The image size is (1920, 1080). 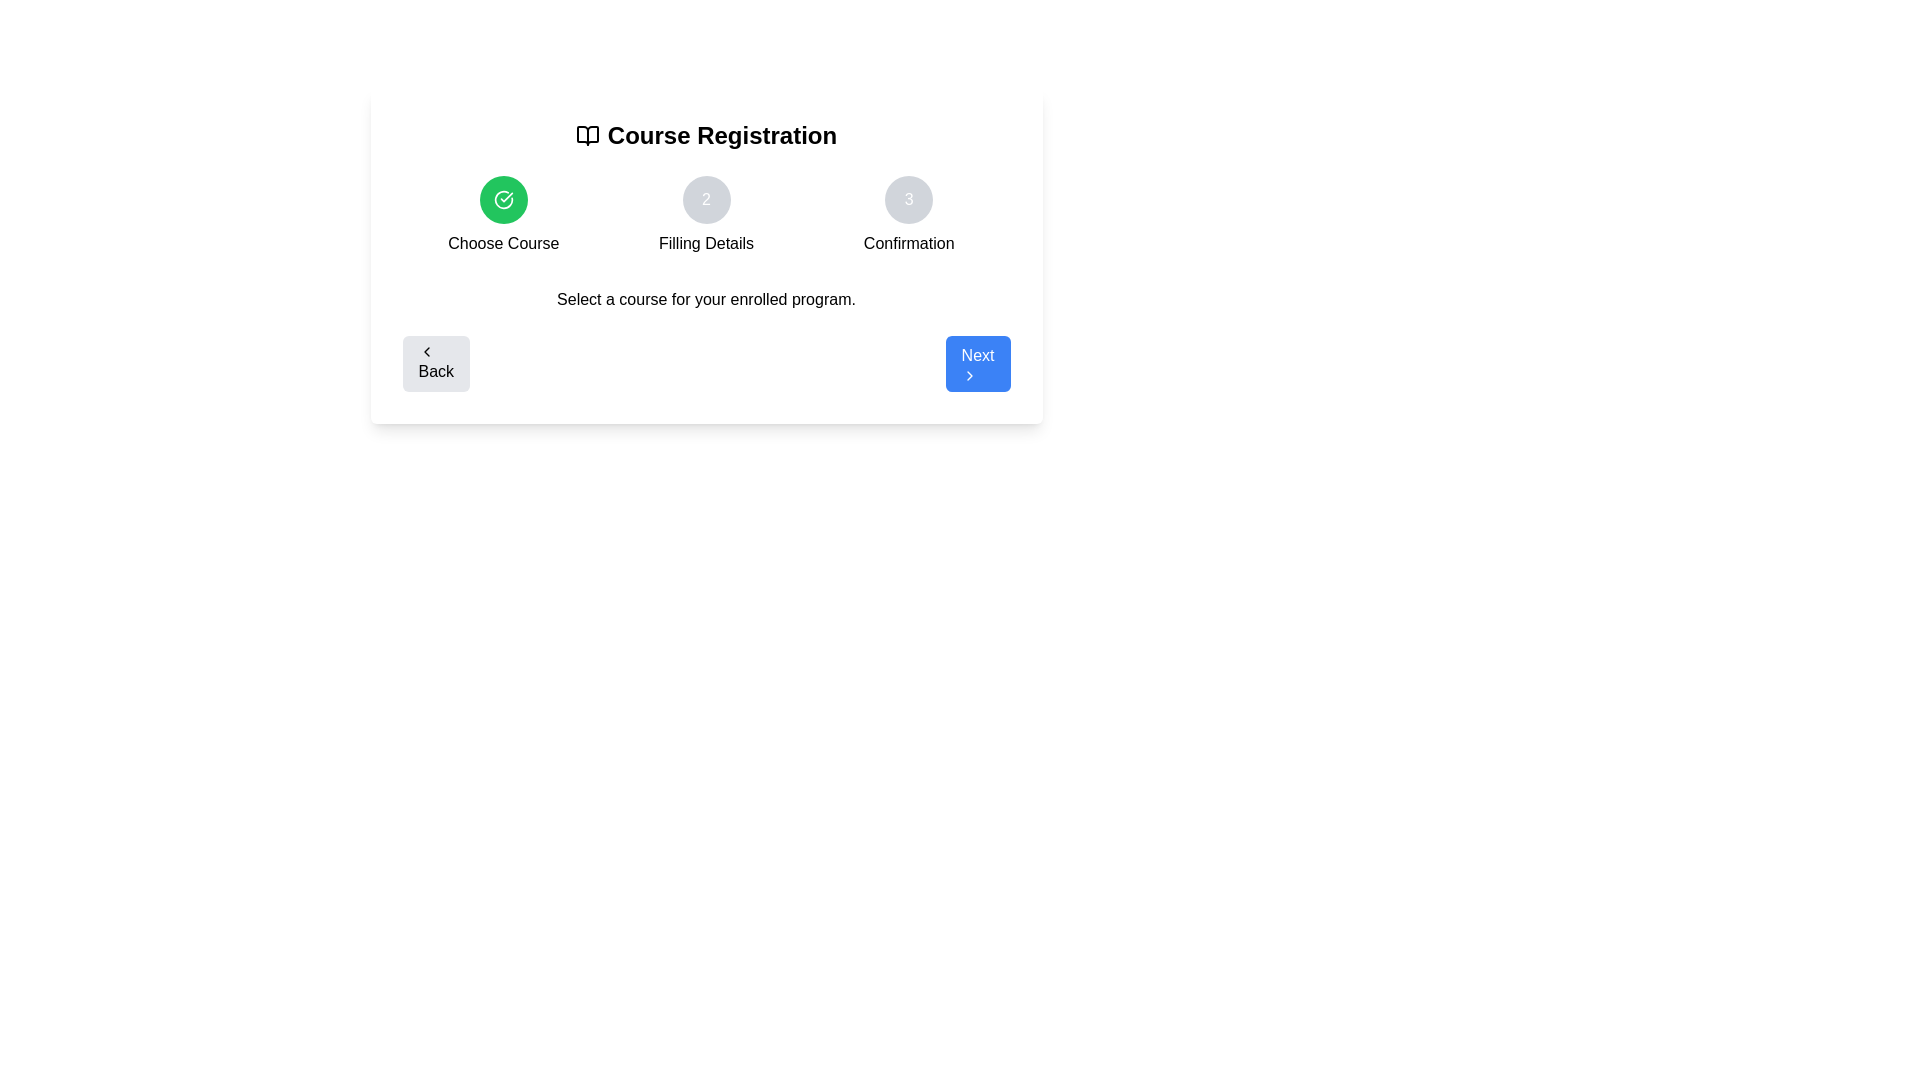 What do you see at coordinates (706, 216) in the screenshot?
I see `the second step indicator in the course registration process that indicates the 'Filling Details' phase` at bounding box center [706, 216].